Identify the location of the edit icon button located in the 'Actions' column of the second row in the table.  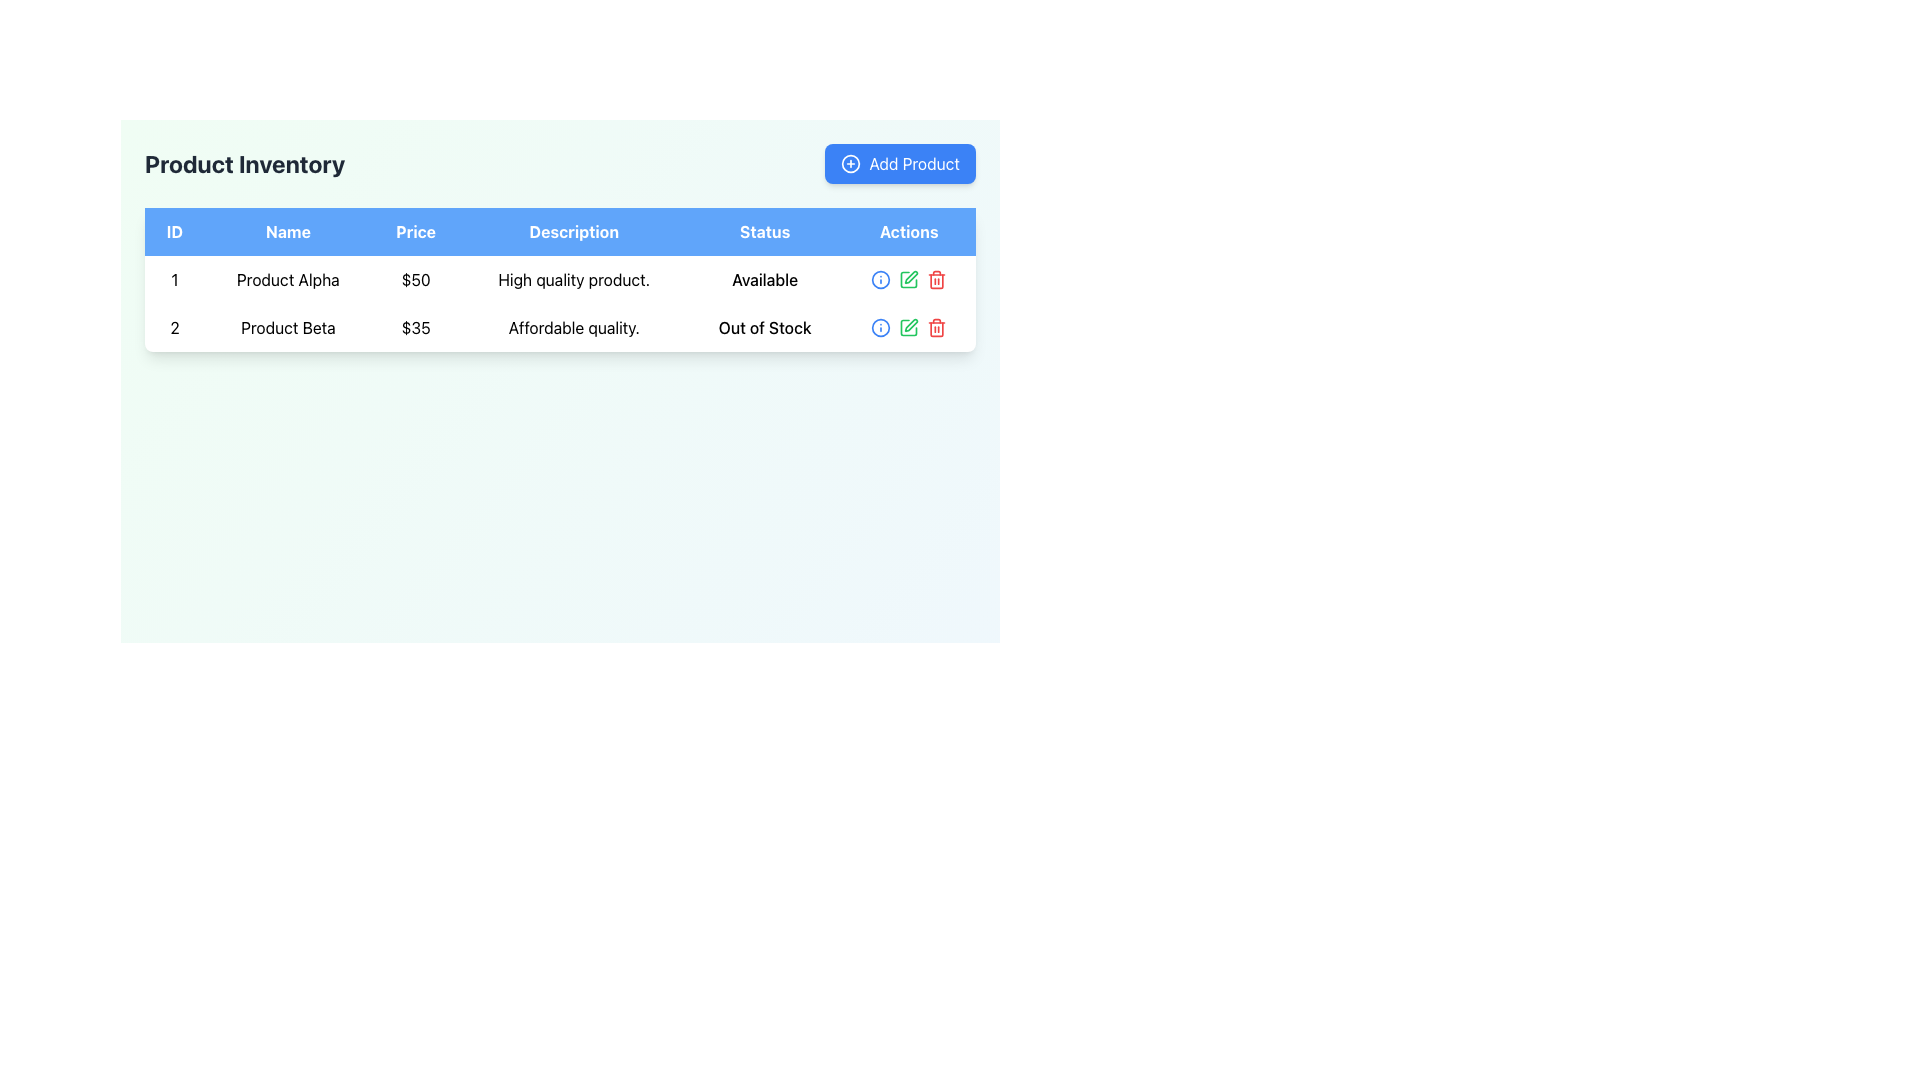
(908, 280).